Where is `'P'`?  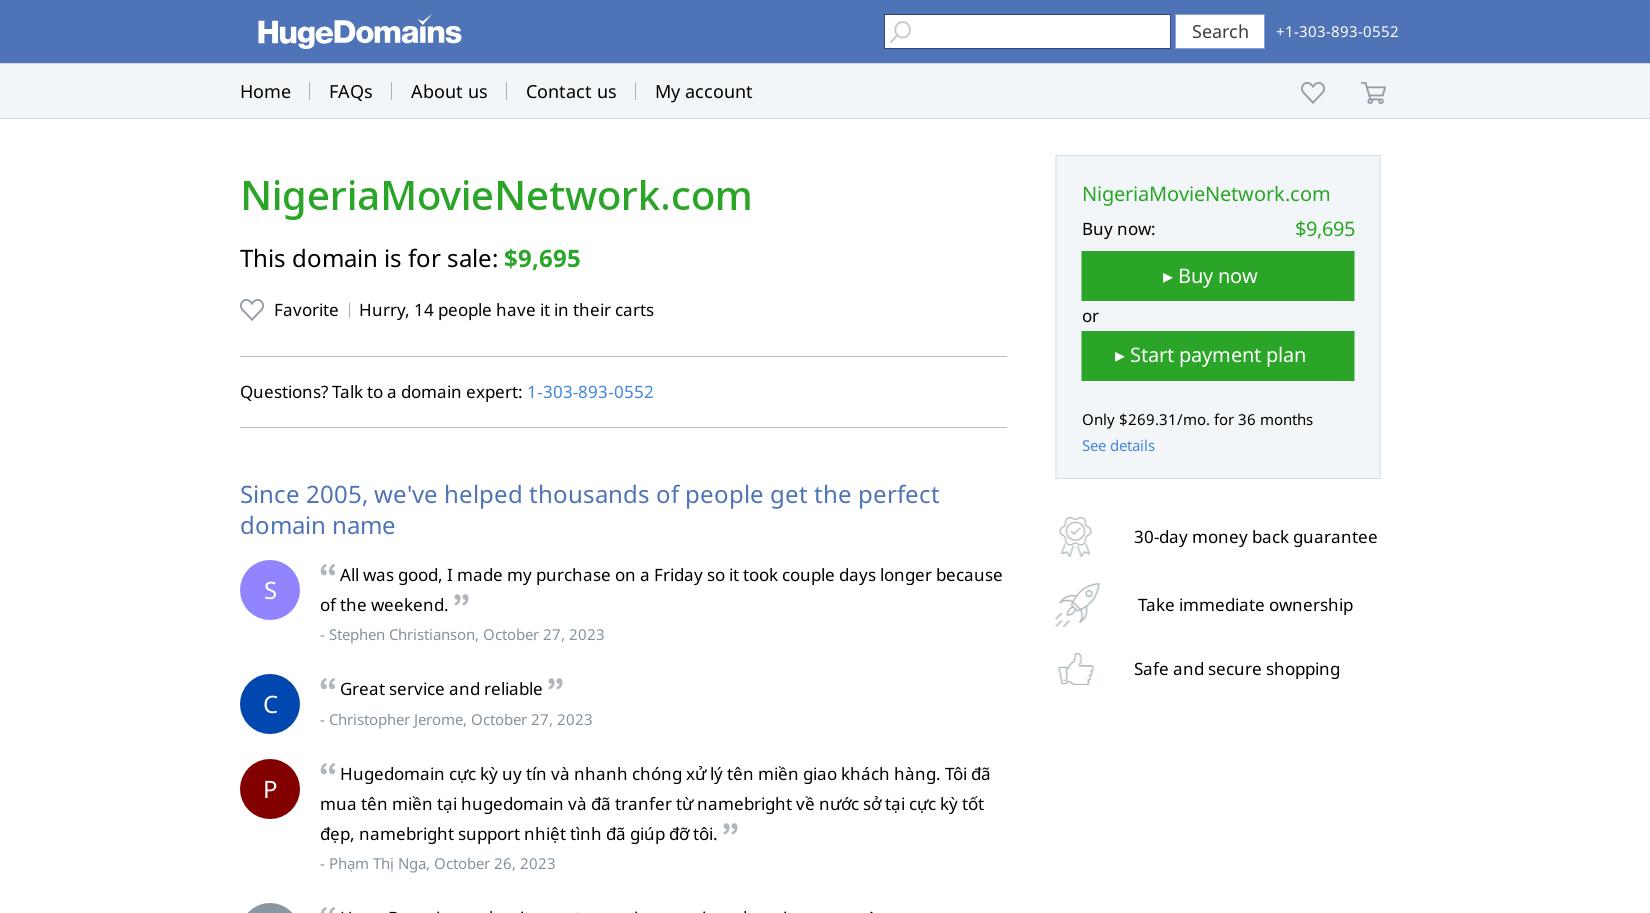
'P' is located at coordinates (269, 788).